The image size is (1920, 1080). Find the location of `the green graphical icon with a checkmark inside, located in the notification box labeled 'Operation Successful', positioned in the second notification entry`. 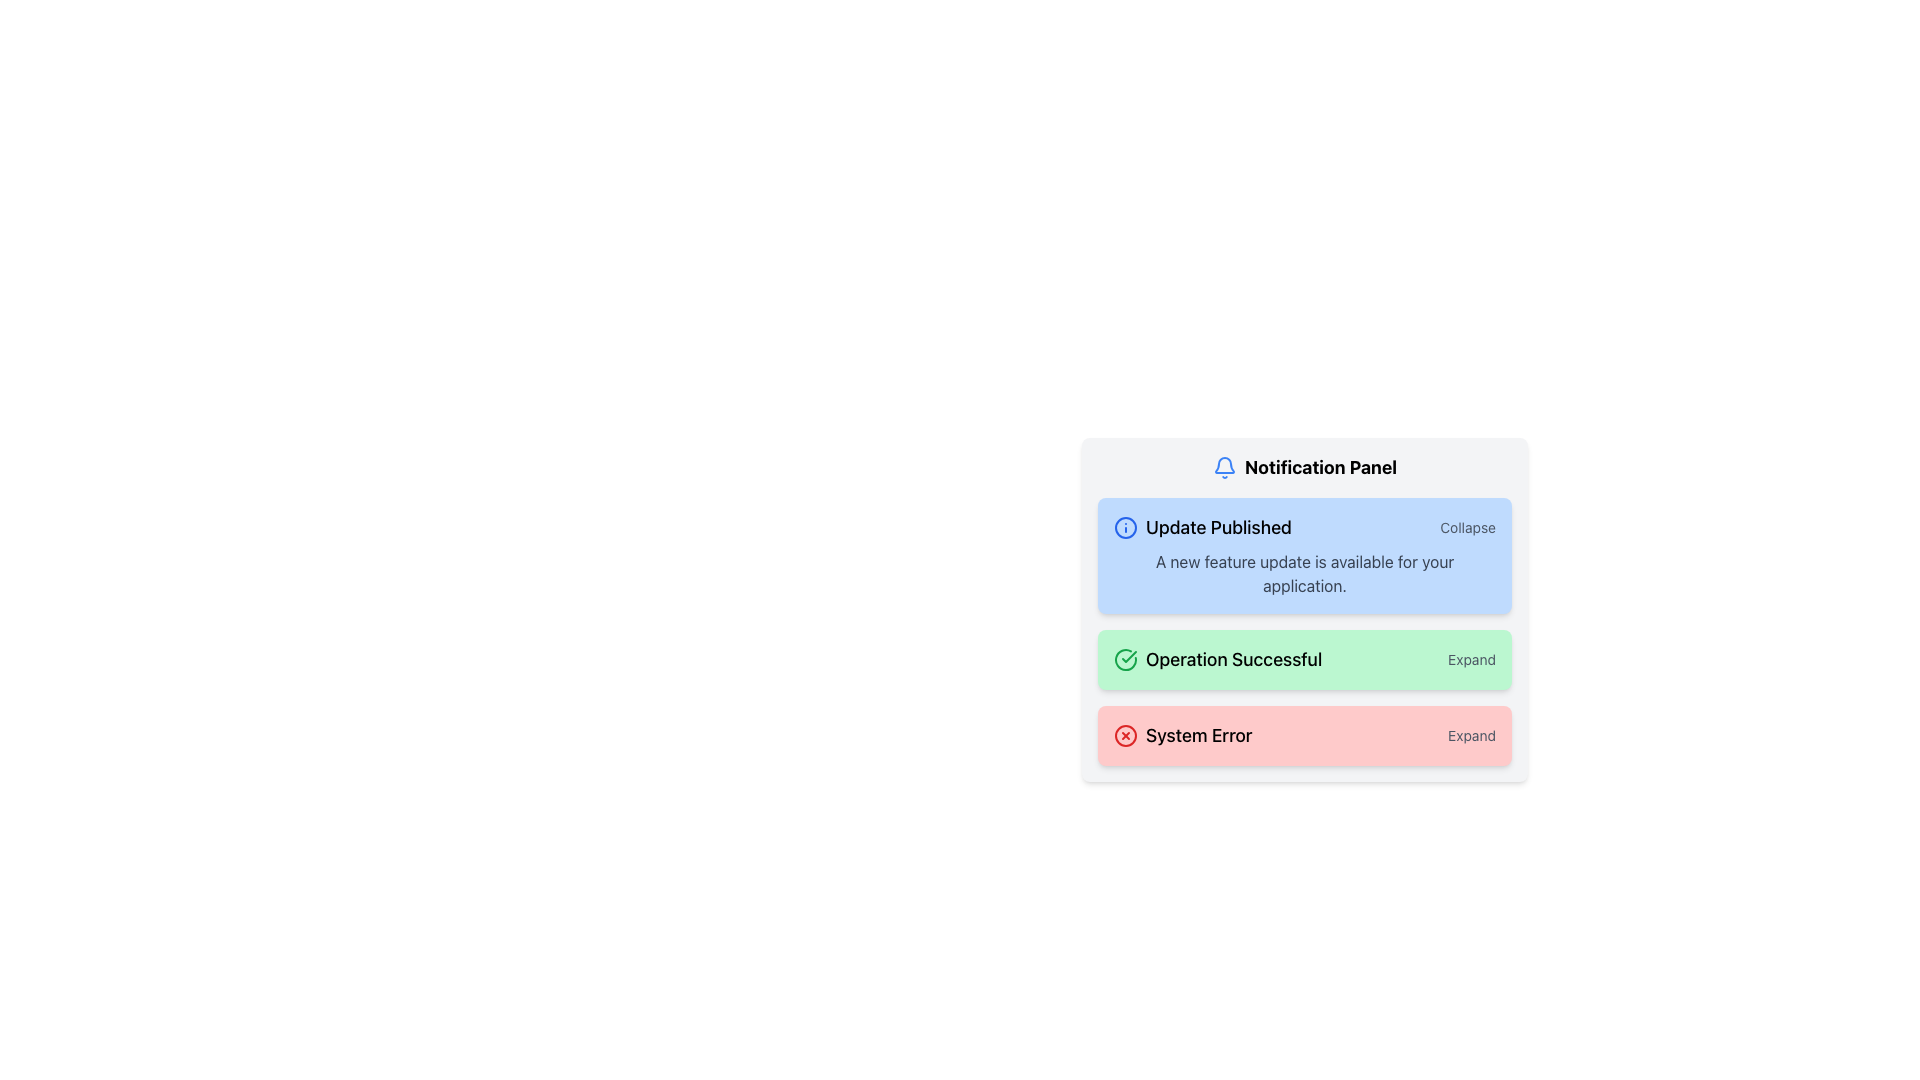

the green graphical icon with a checkmark inside, located in the notification box labeled 'Operation Successful', positioned in the second notification entry is located at coordinates (1126, 659).